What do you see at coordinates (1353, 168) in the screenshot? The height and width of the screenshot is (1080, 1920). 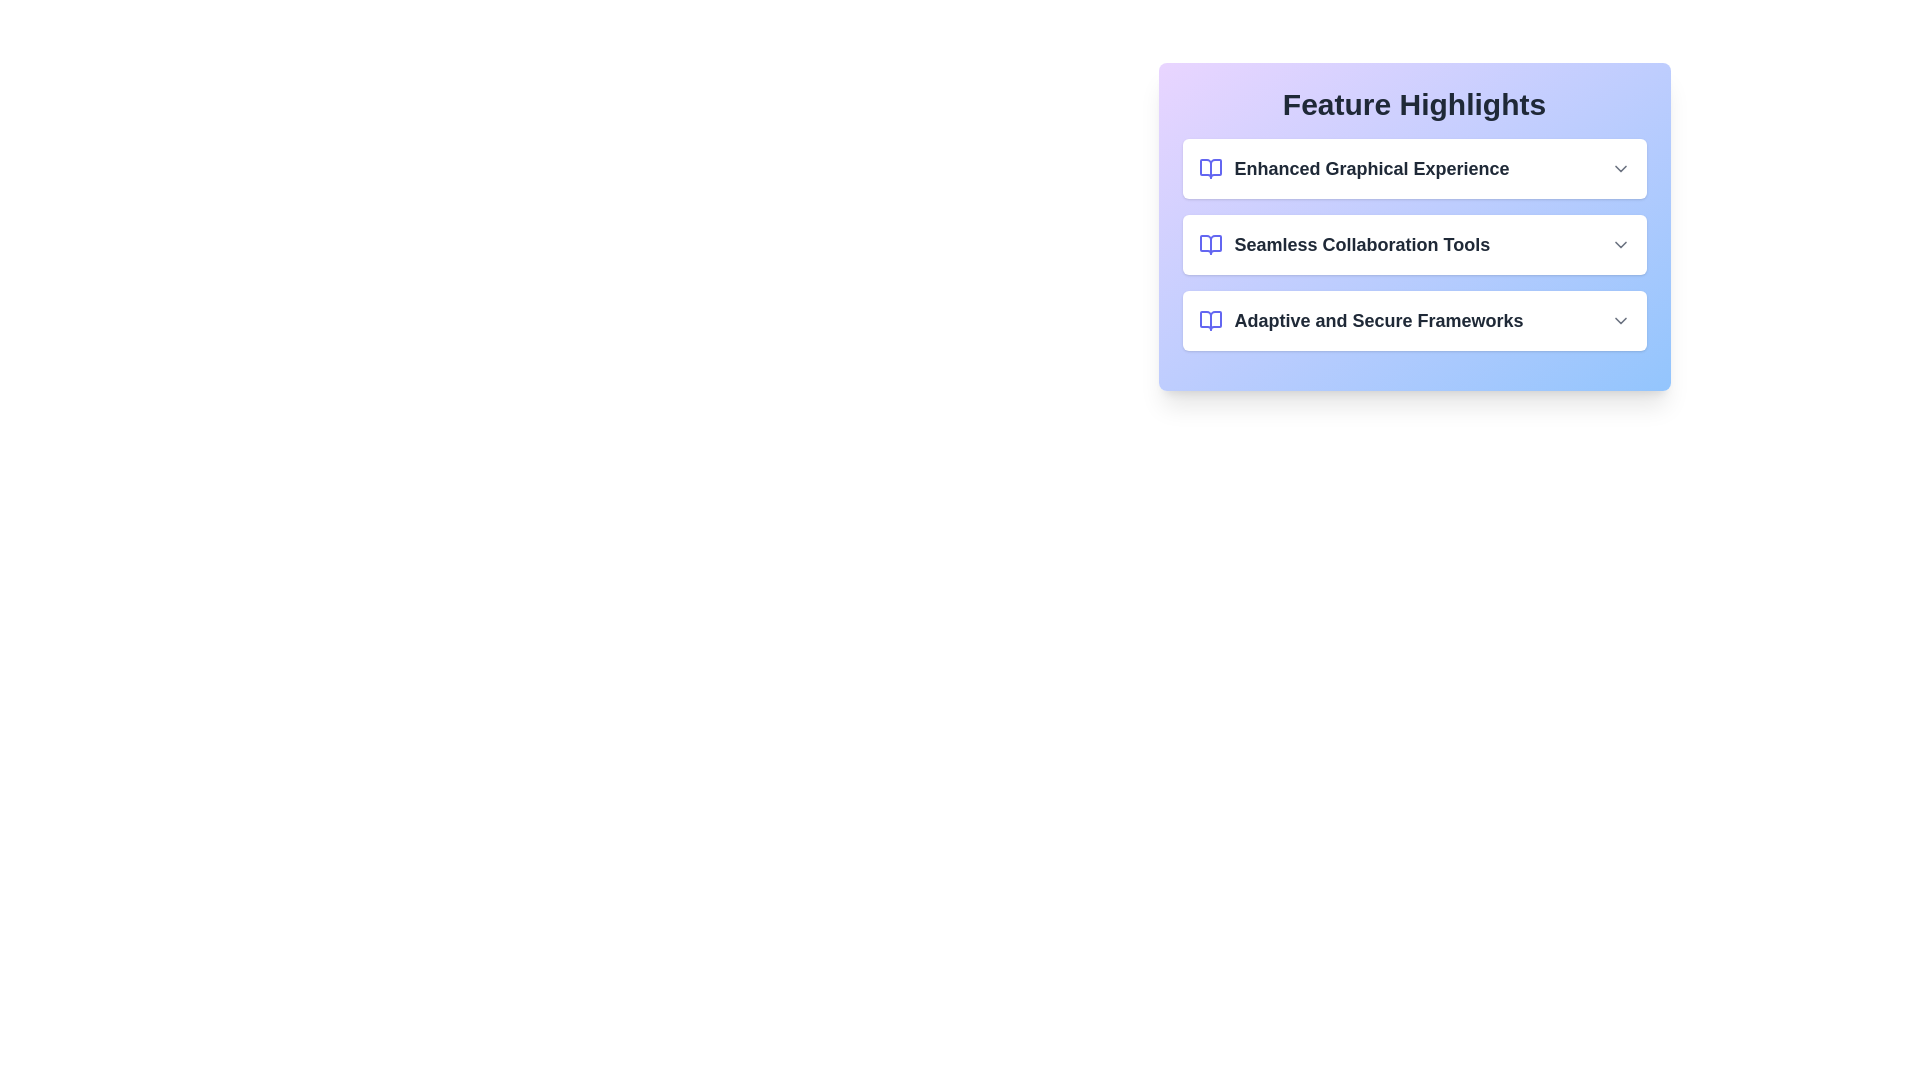 I see `the selectable list item related to 'Enhanced Graphical Experience' using keyboard navigation` at bounding box center [1353, 168].